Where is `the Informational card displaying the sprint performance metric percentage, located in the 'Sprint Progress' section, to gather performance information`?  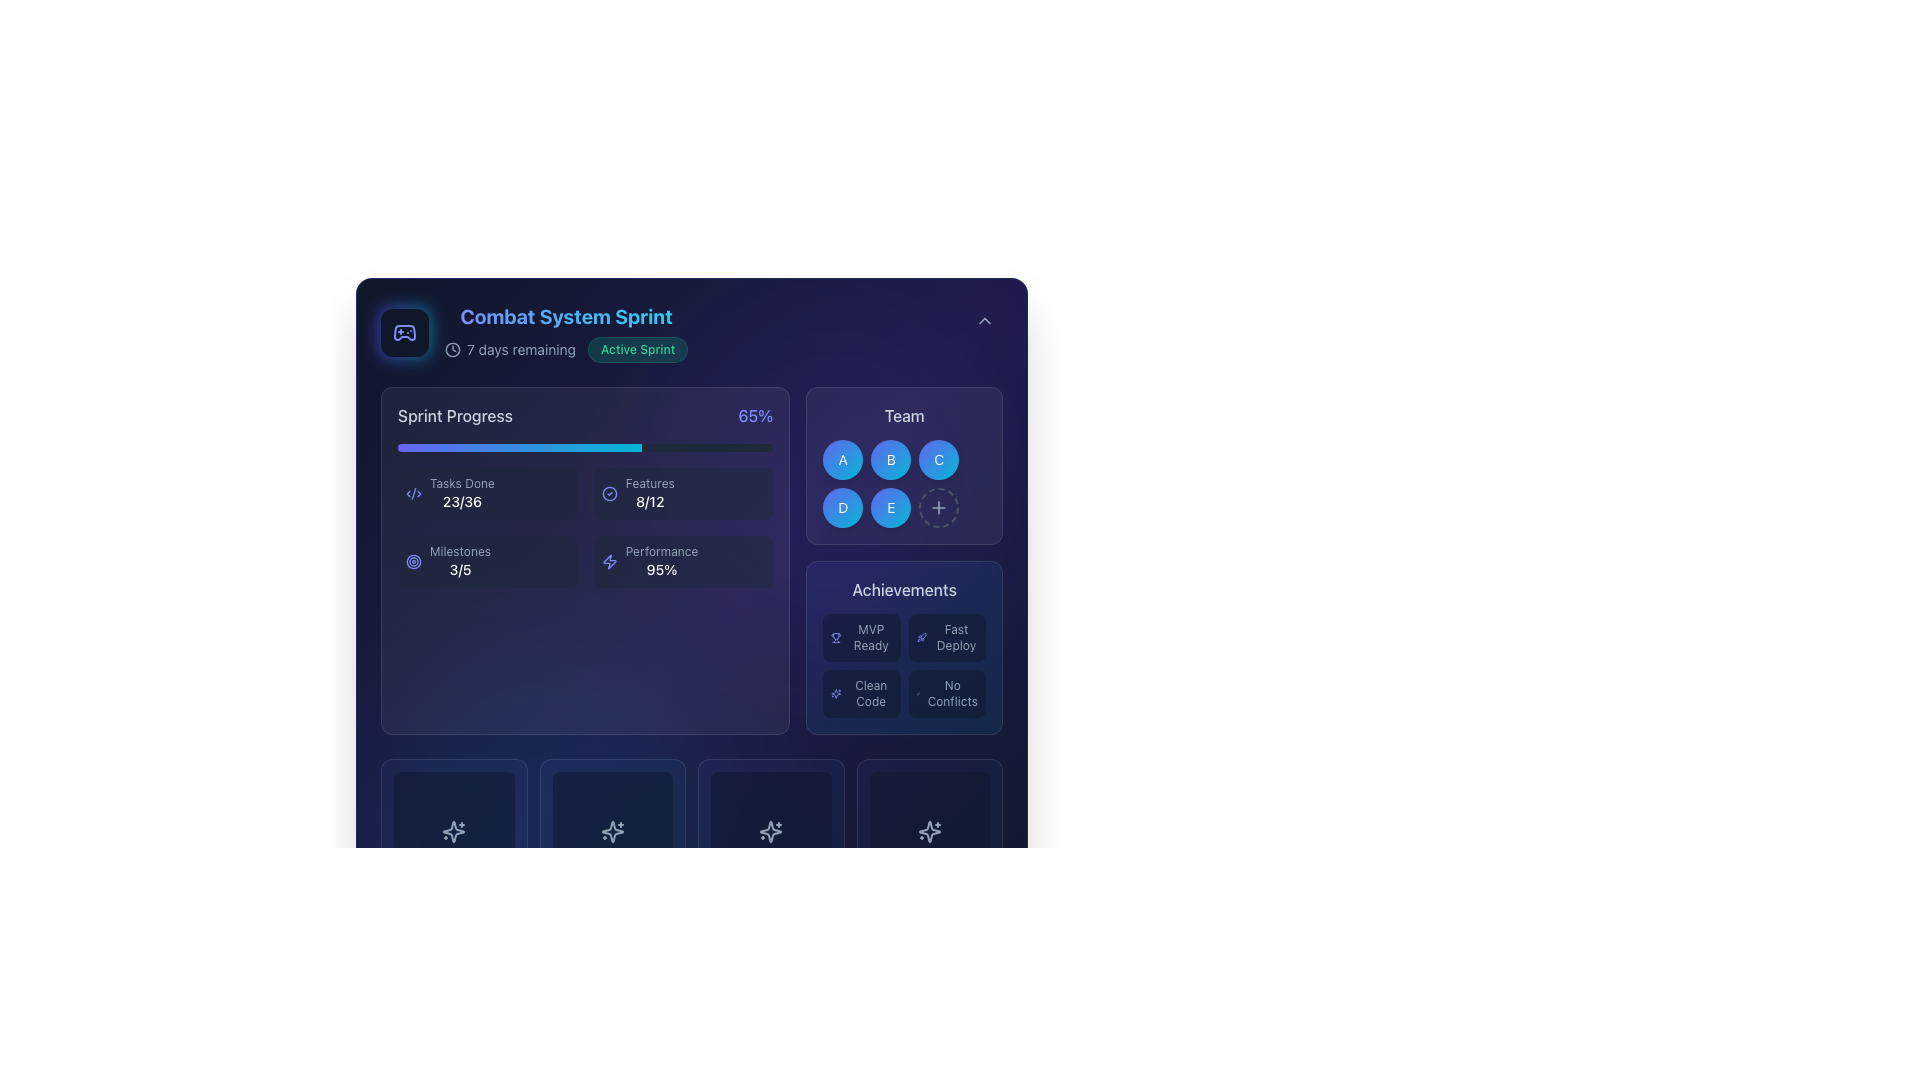
the Informational card displaying the sprint performance metric percentage, located in the 'Sprint Progress' section, to gather performance information is located at coordinates (683, 562).